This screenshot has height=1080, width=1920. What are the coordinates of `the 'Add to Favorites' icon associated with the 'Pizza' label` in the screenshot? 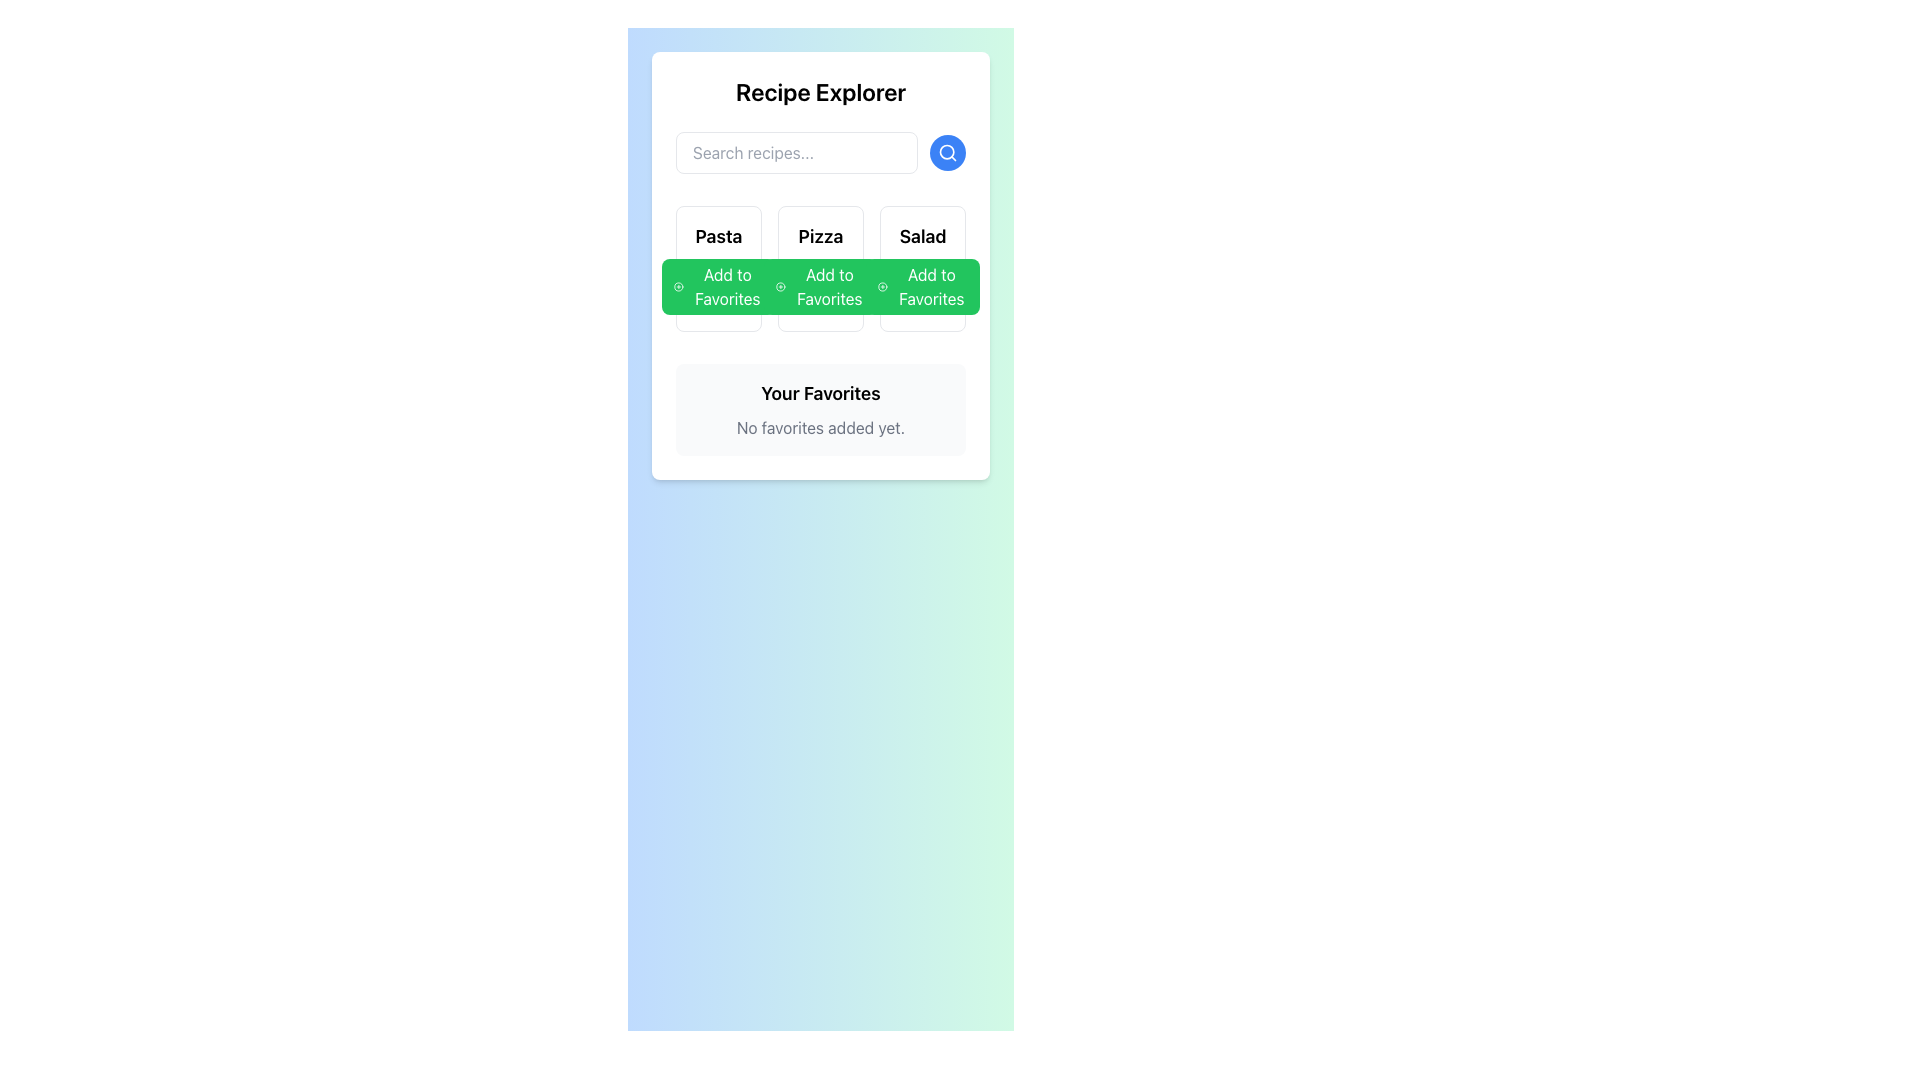 It's located at (780, 286).